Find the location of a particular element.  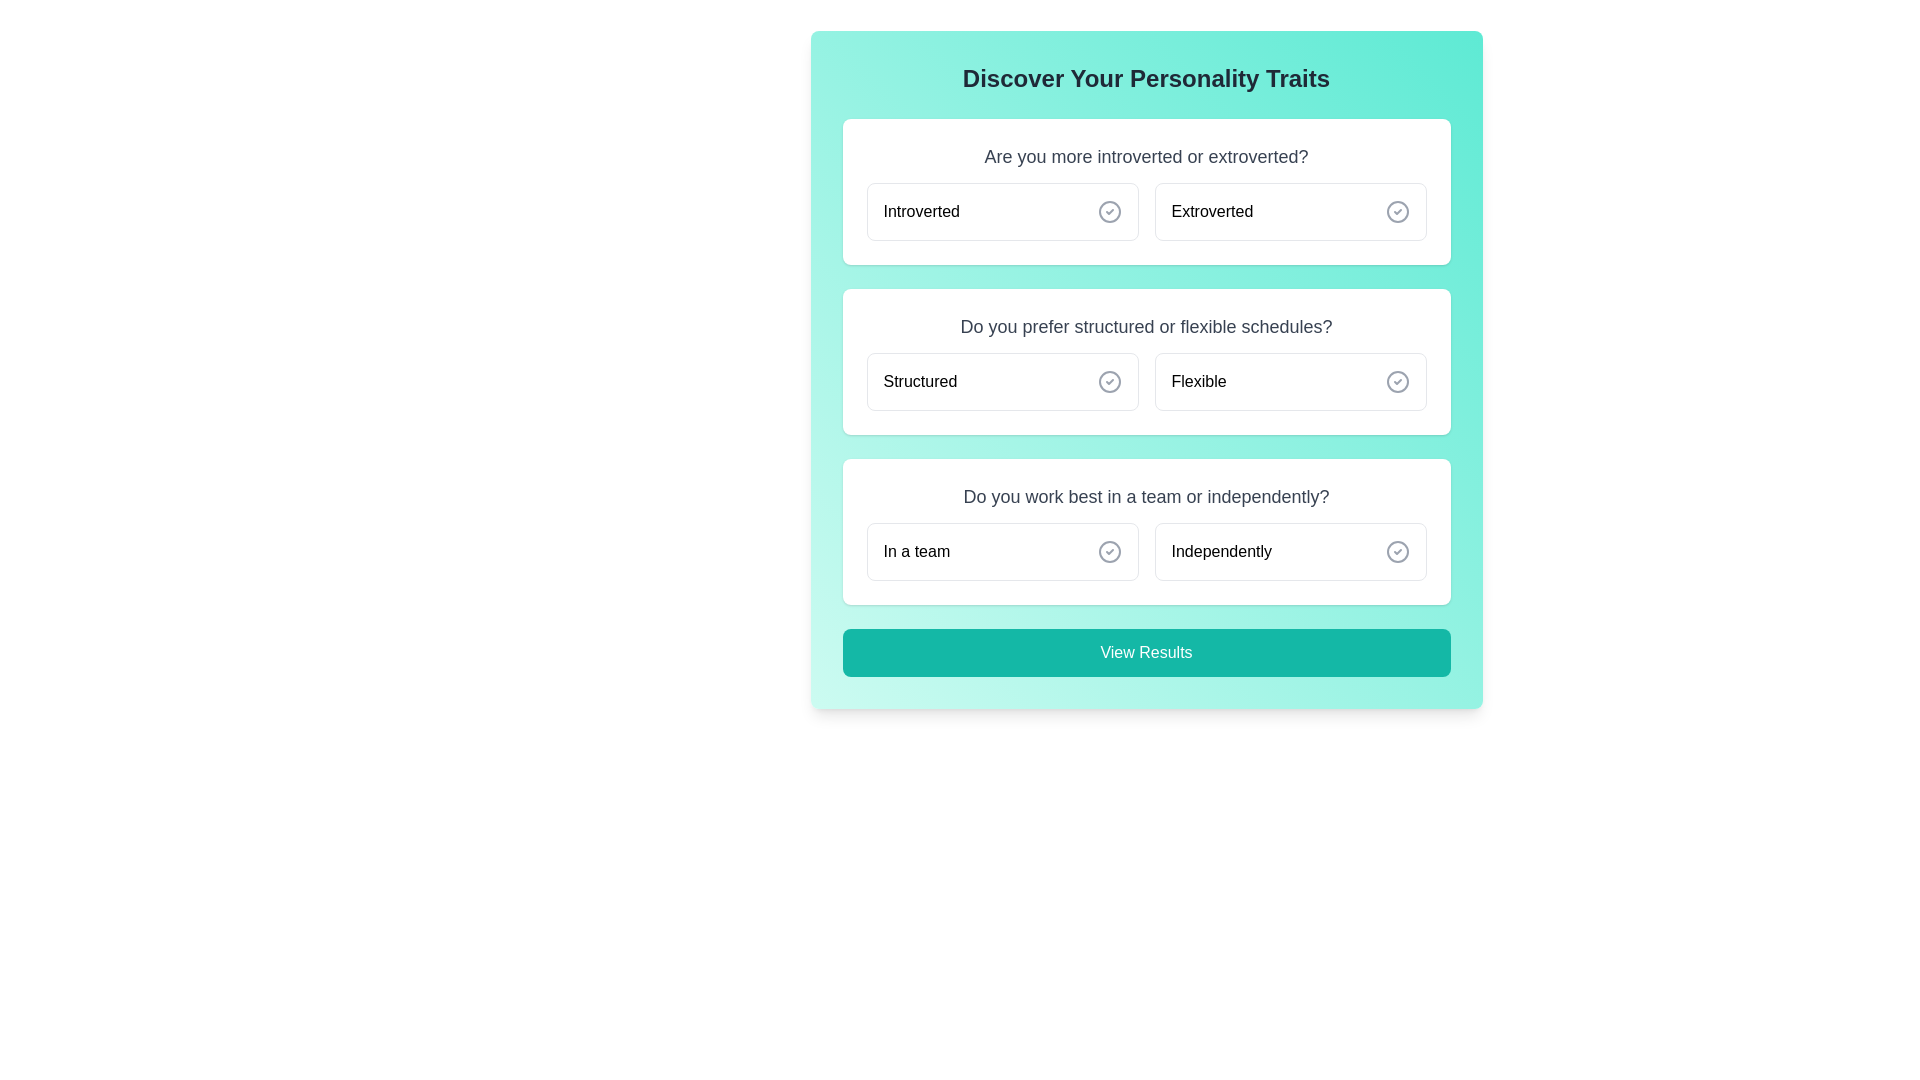

the text label displaying the word 'Structured', which is styled in black and positioned in the second question block of the survey interface, next to a circular selection control is located at coordinates (919, 381).